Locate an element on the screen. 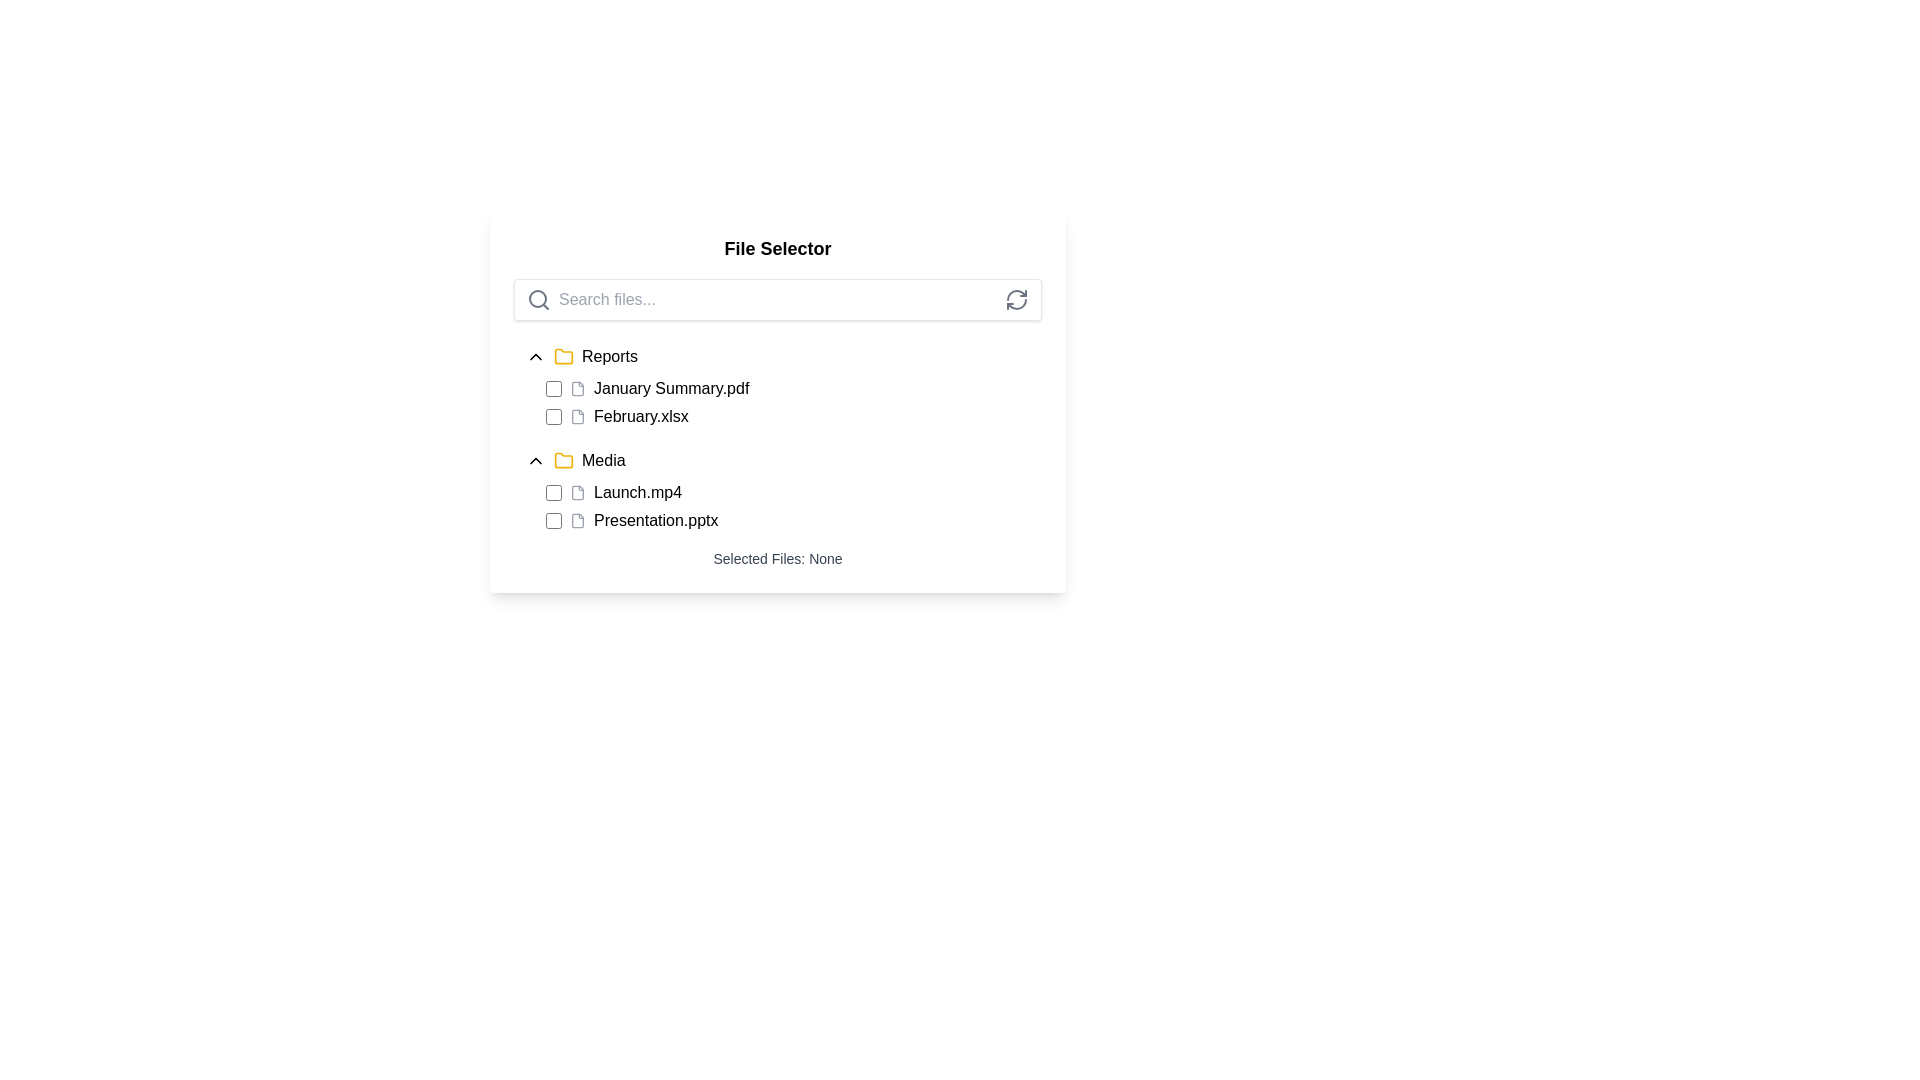 This screenshot has width=1920, height=1080. the text display element that shows 'Selected Files: None' at the bottom of the file selector component is located at coordinates (776, 559).